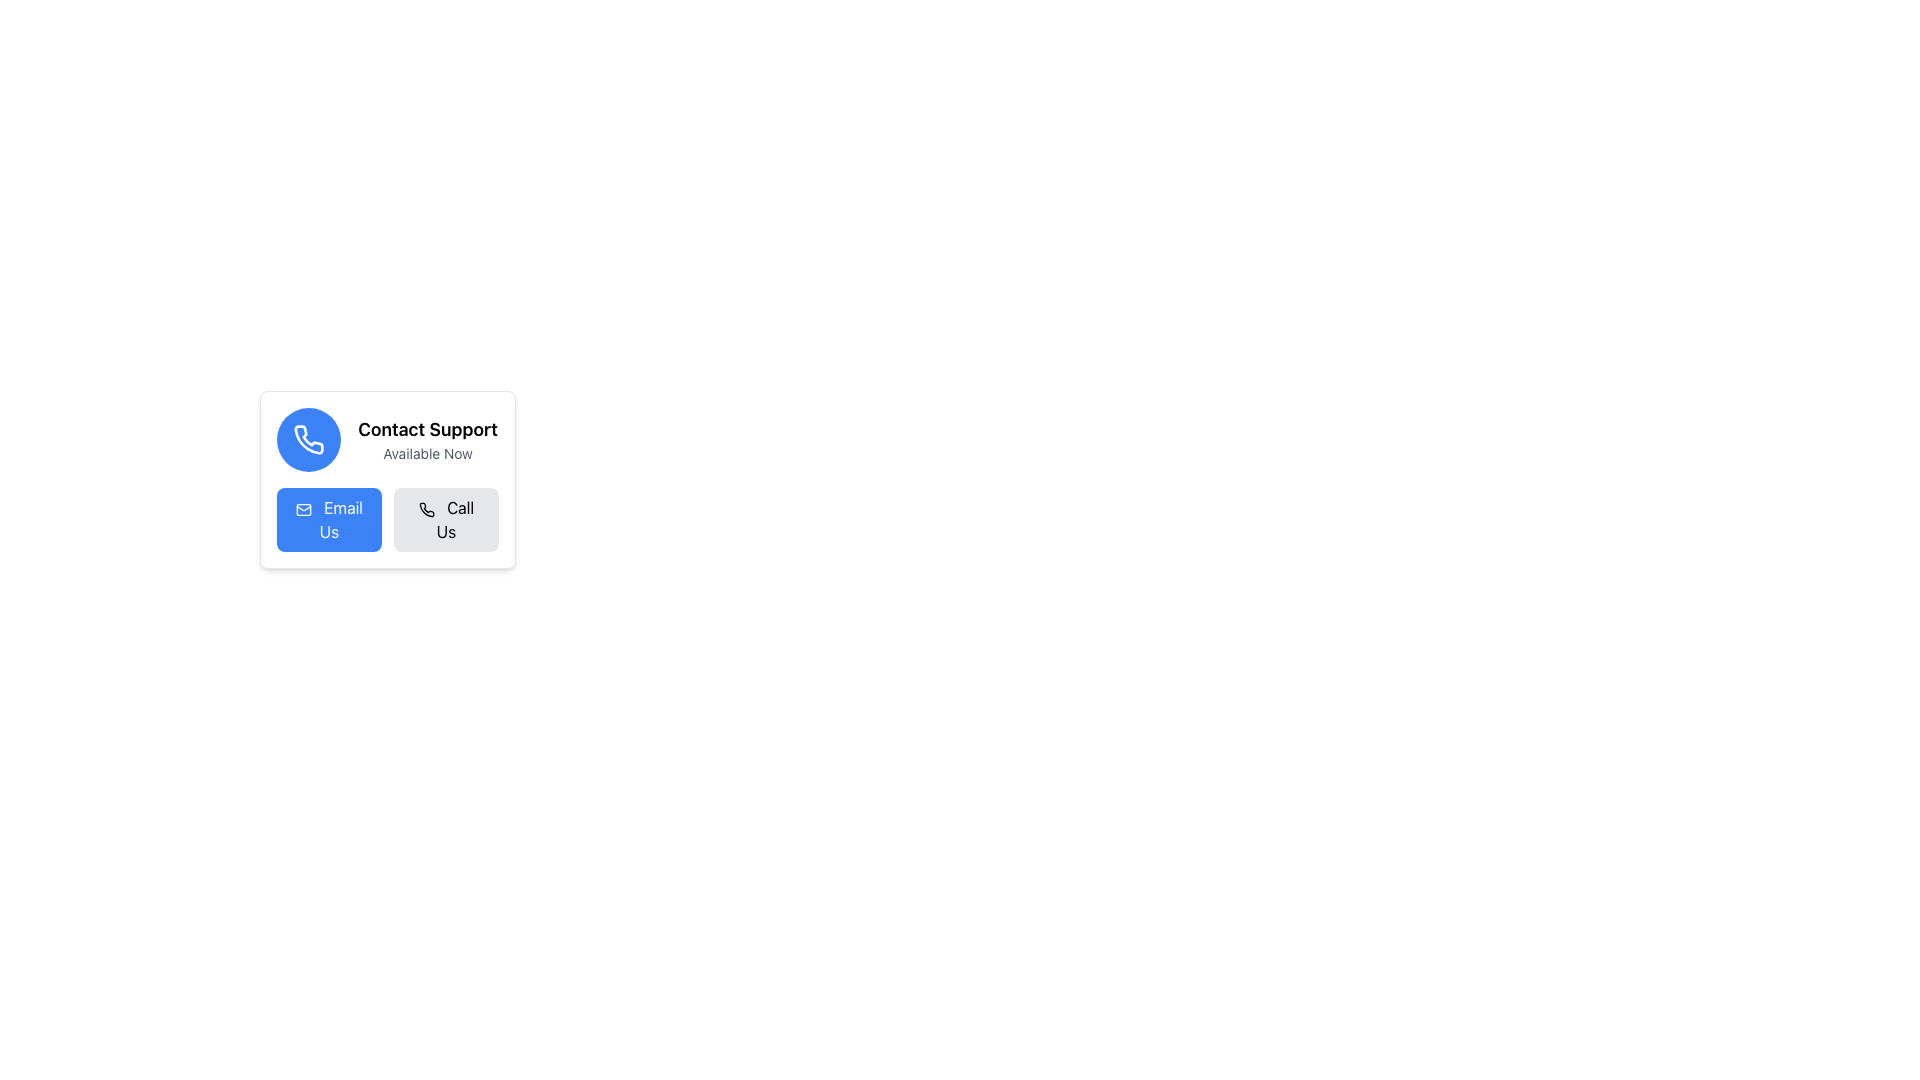 The image size is (1920, 1080). What do you see at coordinates (426, 438) in the screenshot?
I see `the text label that displays information about contacting support, located above the 'Email Us' and 'Call Us' buttons, adjacent to a circular phone icon` at bounding box center [426, 438].